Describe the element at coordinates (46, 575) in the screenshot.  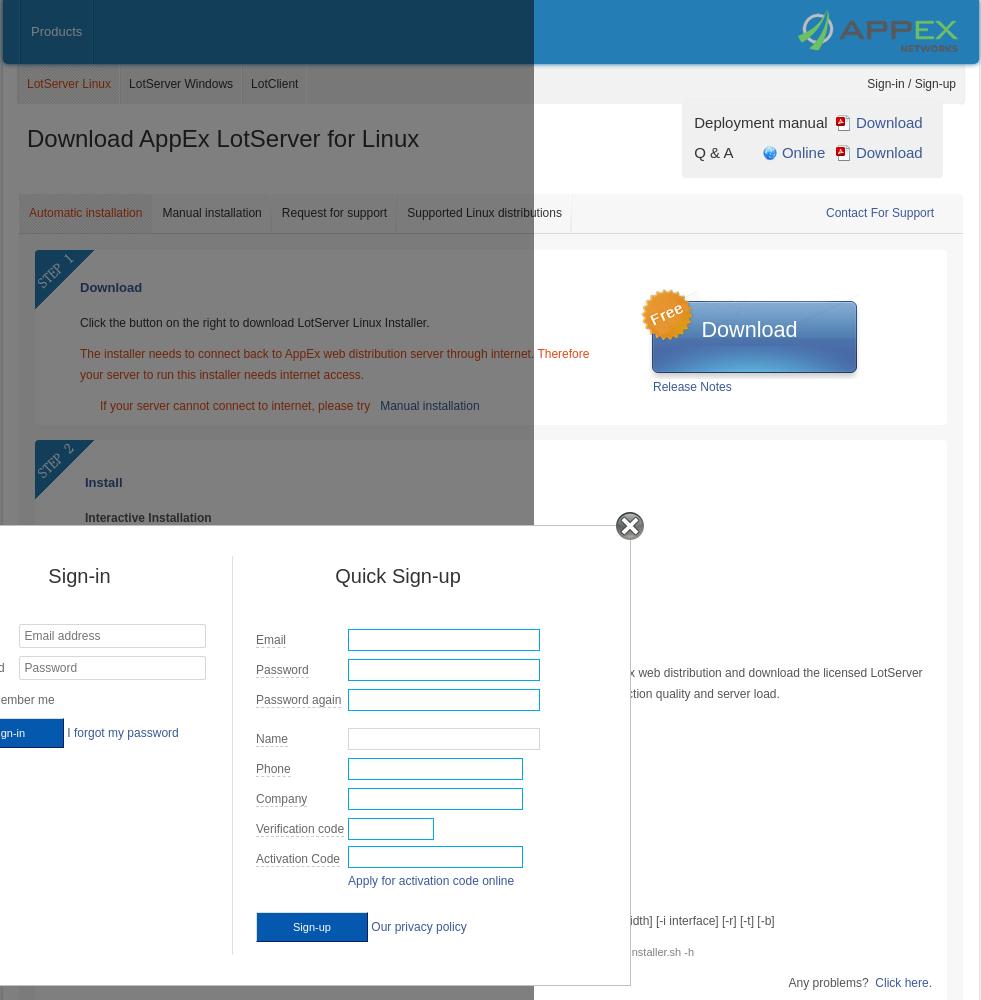
I see `'Sign-in'` at that location.